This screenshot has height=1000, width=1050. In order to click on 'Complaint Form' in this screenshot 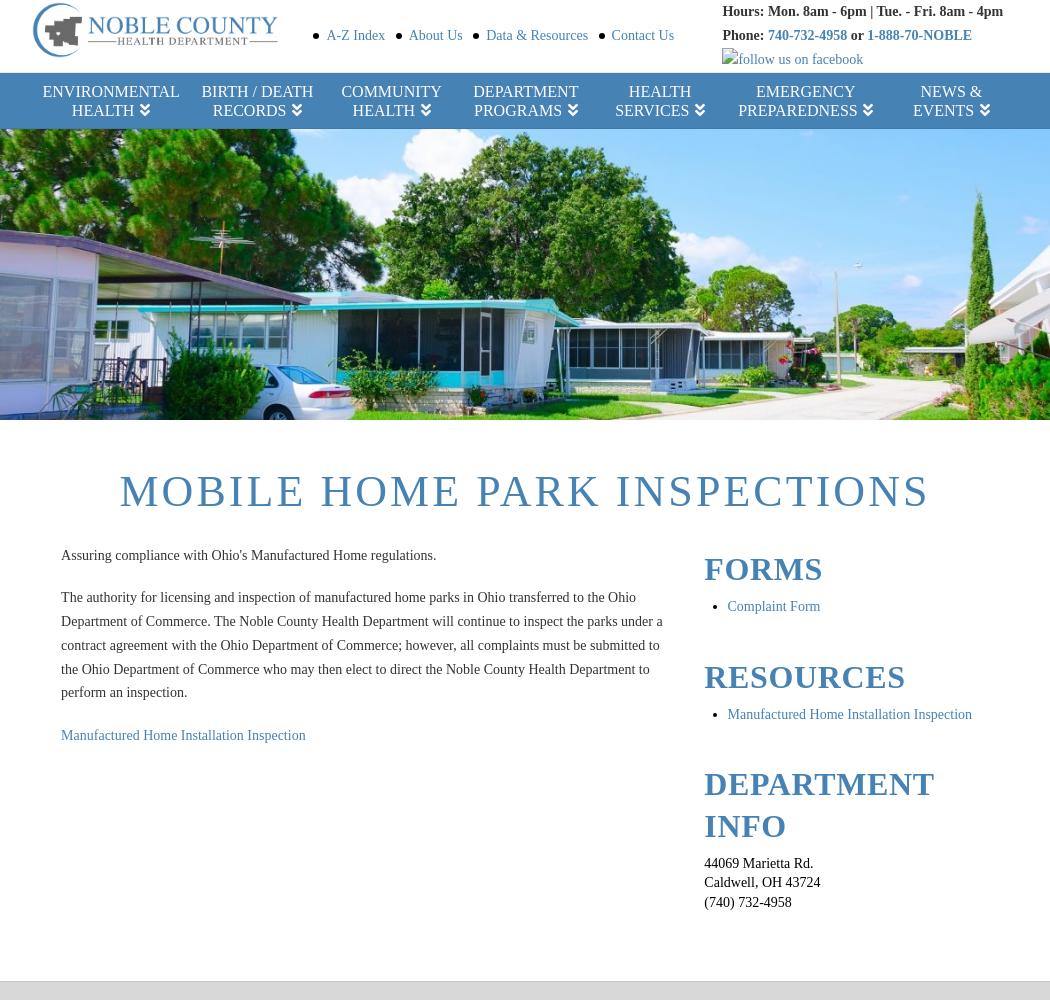, I will do `click(773, 604)`.